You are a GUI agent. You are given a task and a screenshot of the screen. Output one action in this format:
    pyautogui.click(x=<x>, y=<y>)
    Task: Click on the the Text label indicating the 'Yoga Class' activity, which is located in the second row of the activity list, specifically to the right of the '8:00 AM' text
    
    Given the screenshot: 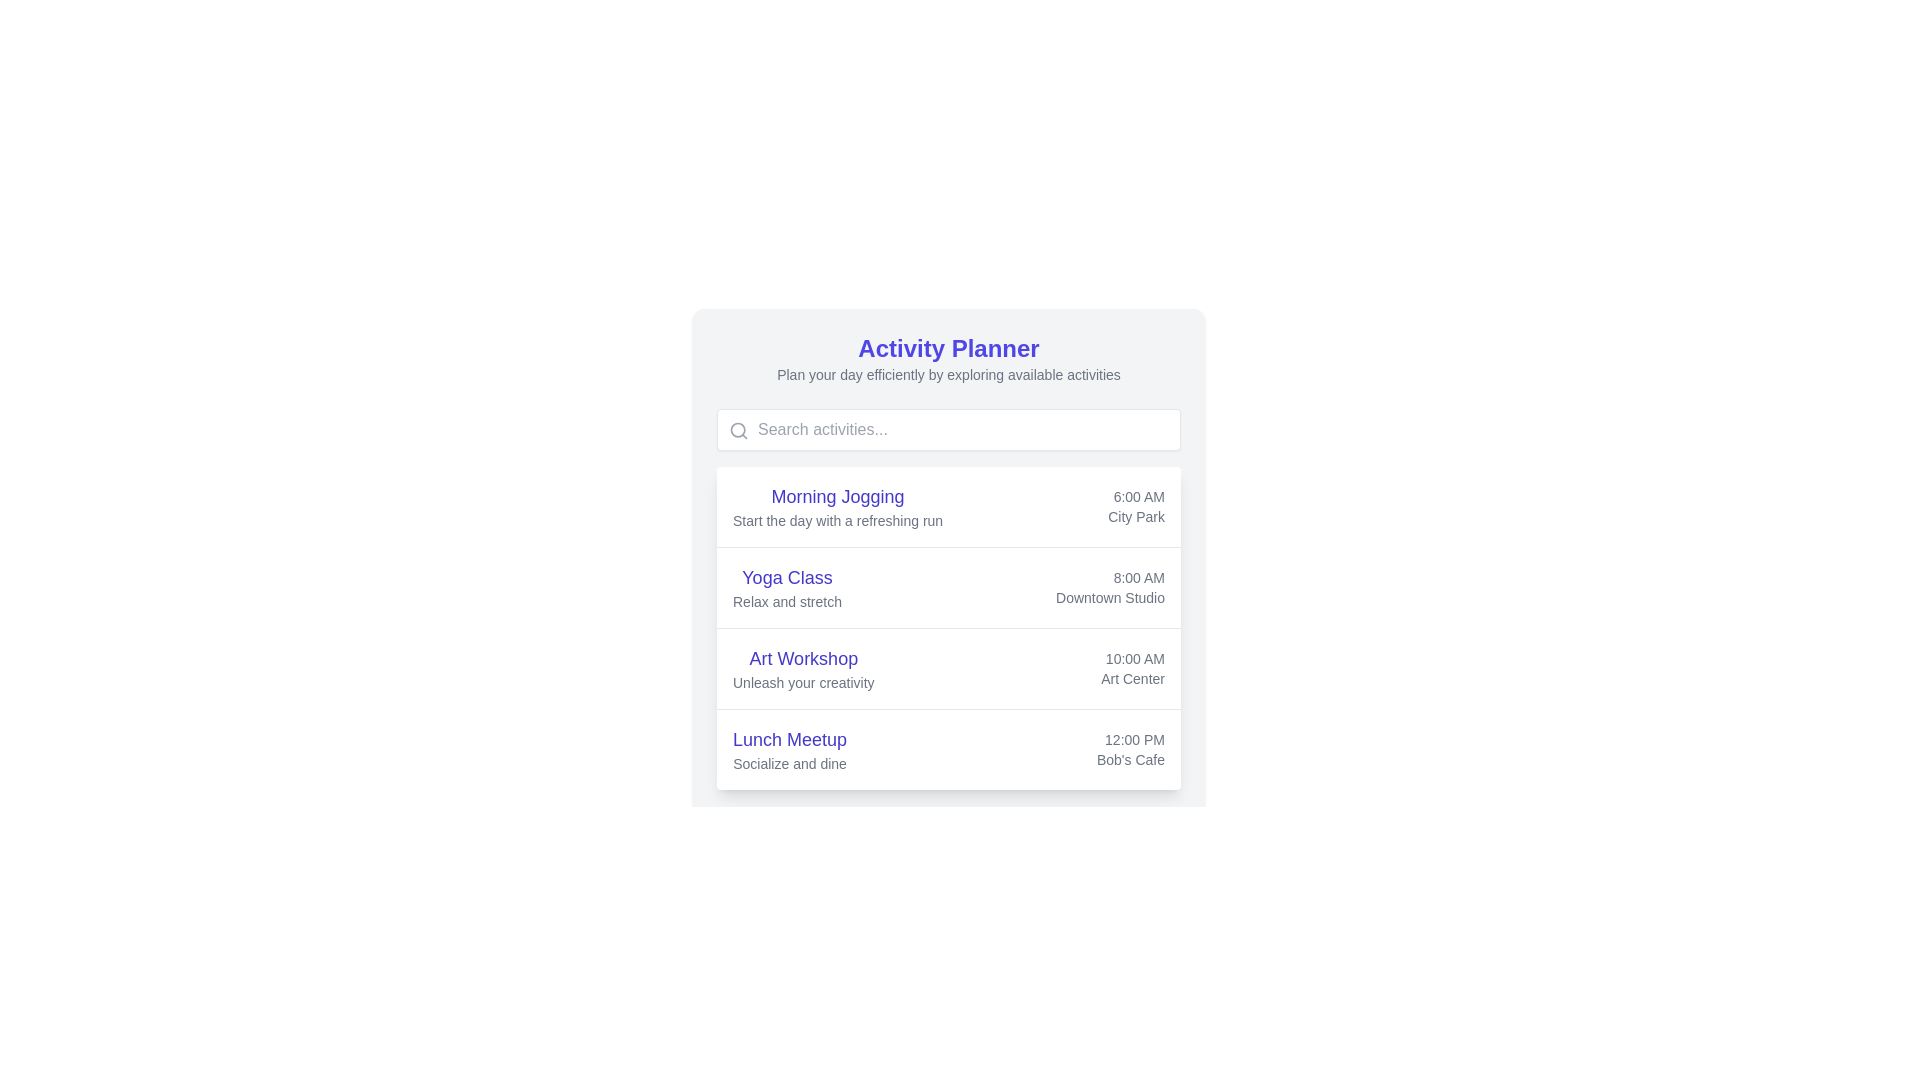 What is the action you would take?
    pyautogui.click(x=1109, y=596)
    